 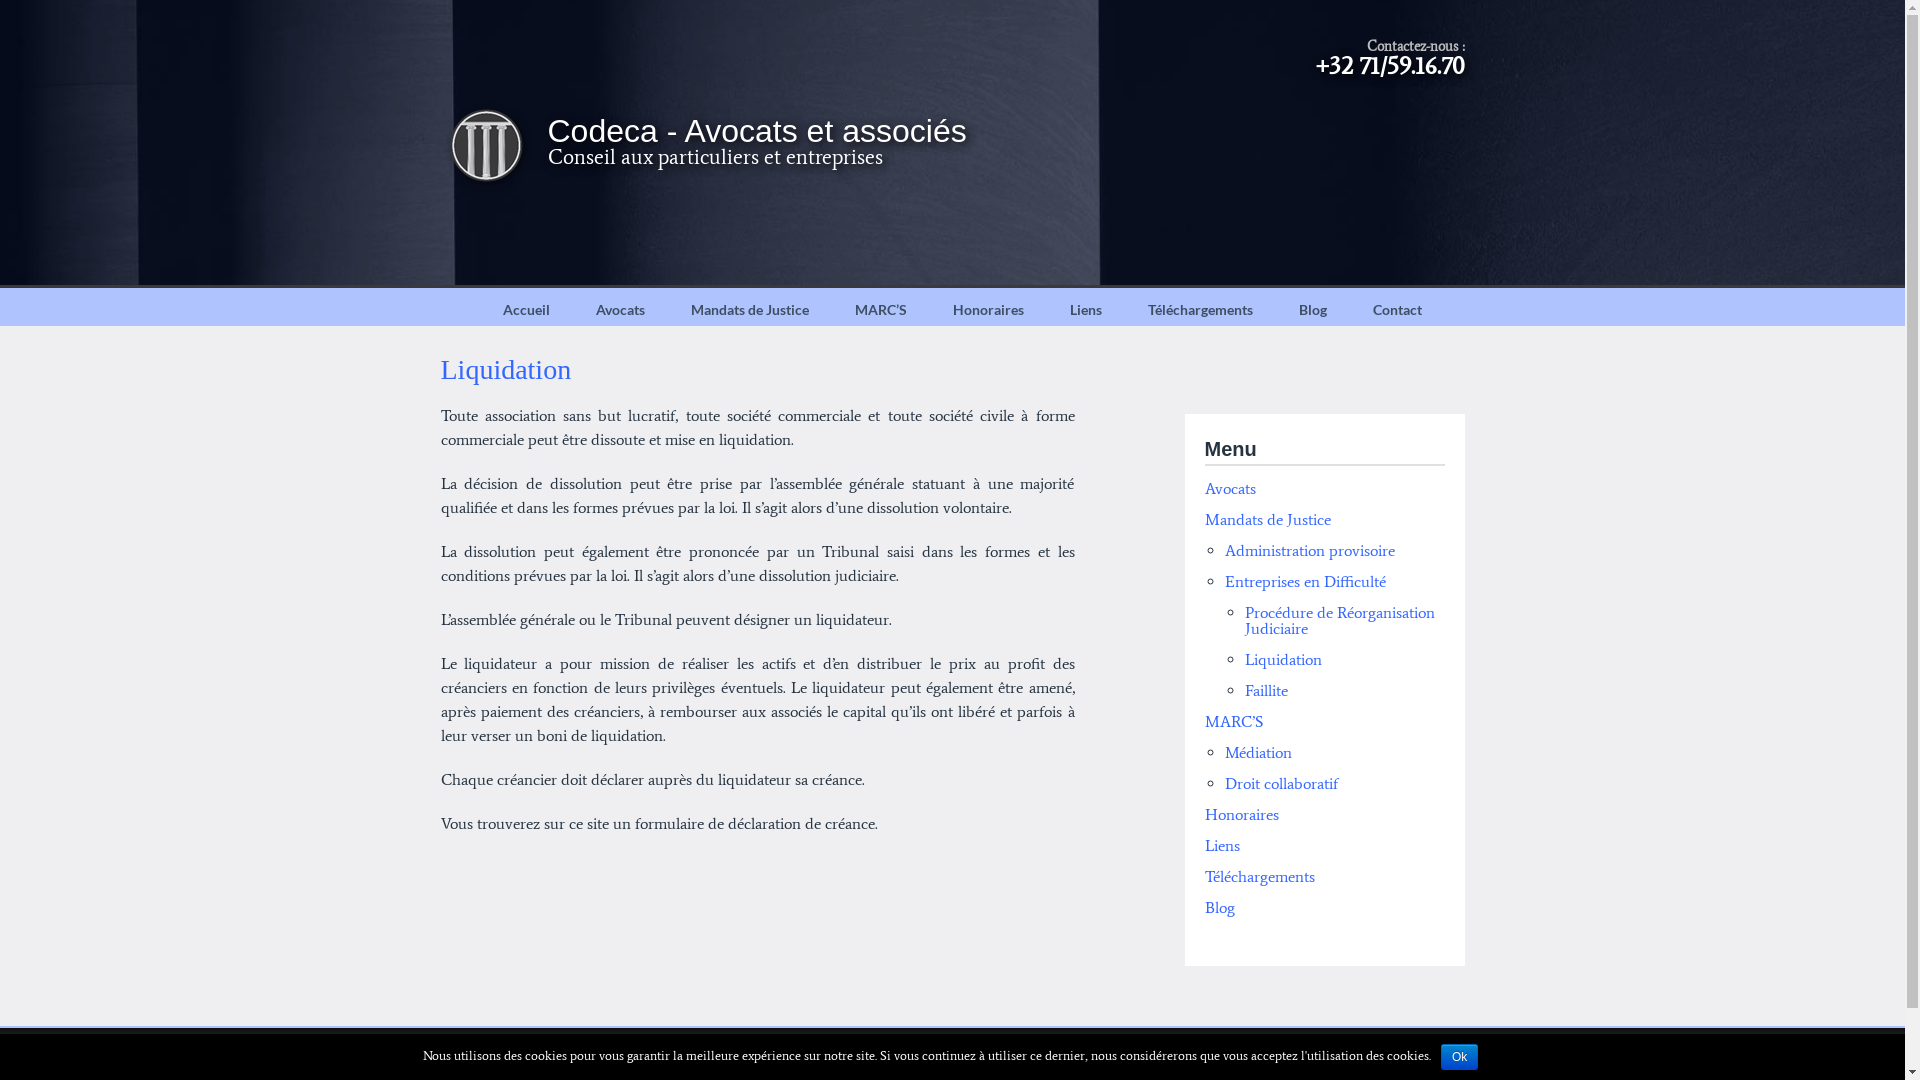 What do you see at coordinates (748, 309) in the screenshot?
I see `'Mandats de Justice'` at bounding box center [748, 309].